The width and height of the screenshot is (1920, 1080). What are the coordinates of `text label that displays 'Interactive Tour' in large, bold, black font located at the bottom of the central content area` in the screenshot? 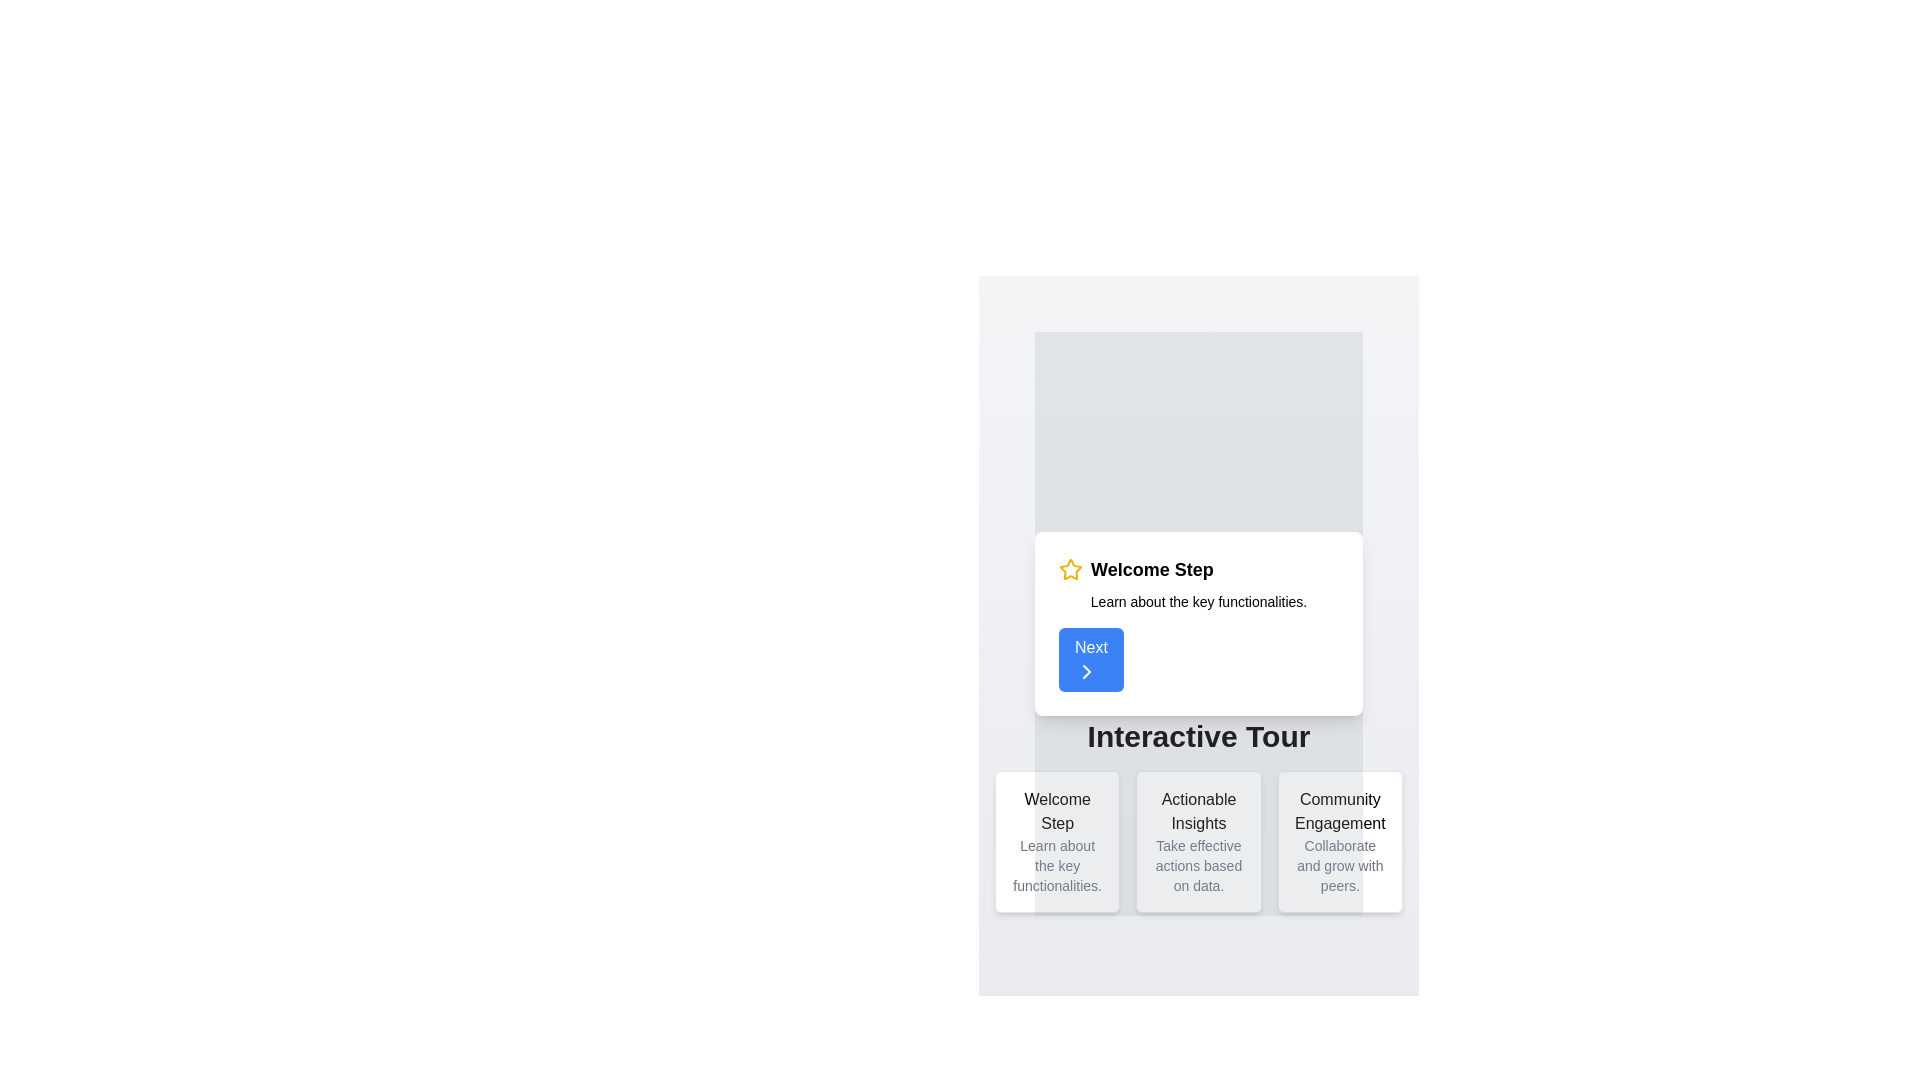 It's located at (1199, 736).